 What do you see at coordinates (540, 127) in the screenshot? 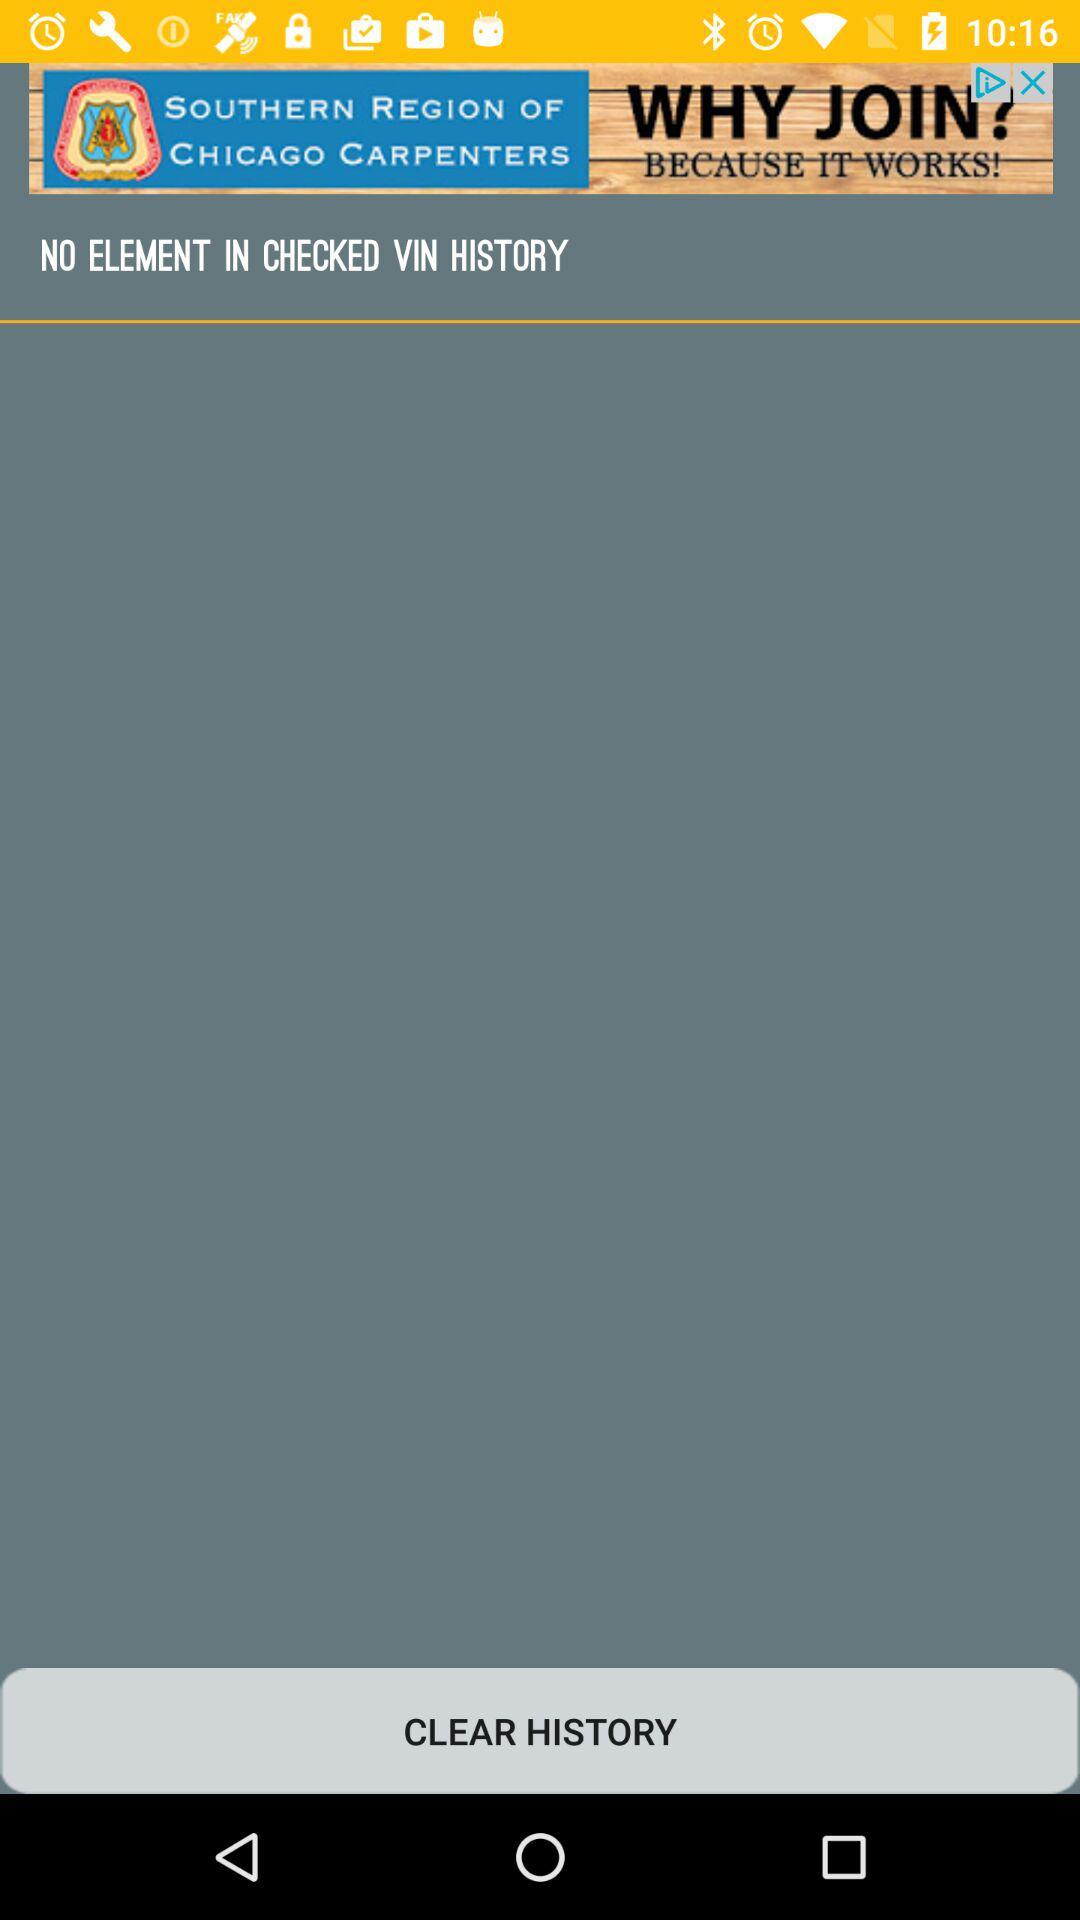
I see `advertisement page` at bounding box center [540, 127].